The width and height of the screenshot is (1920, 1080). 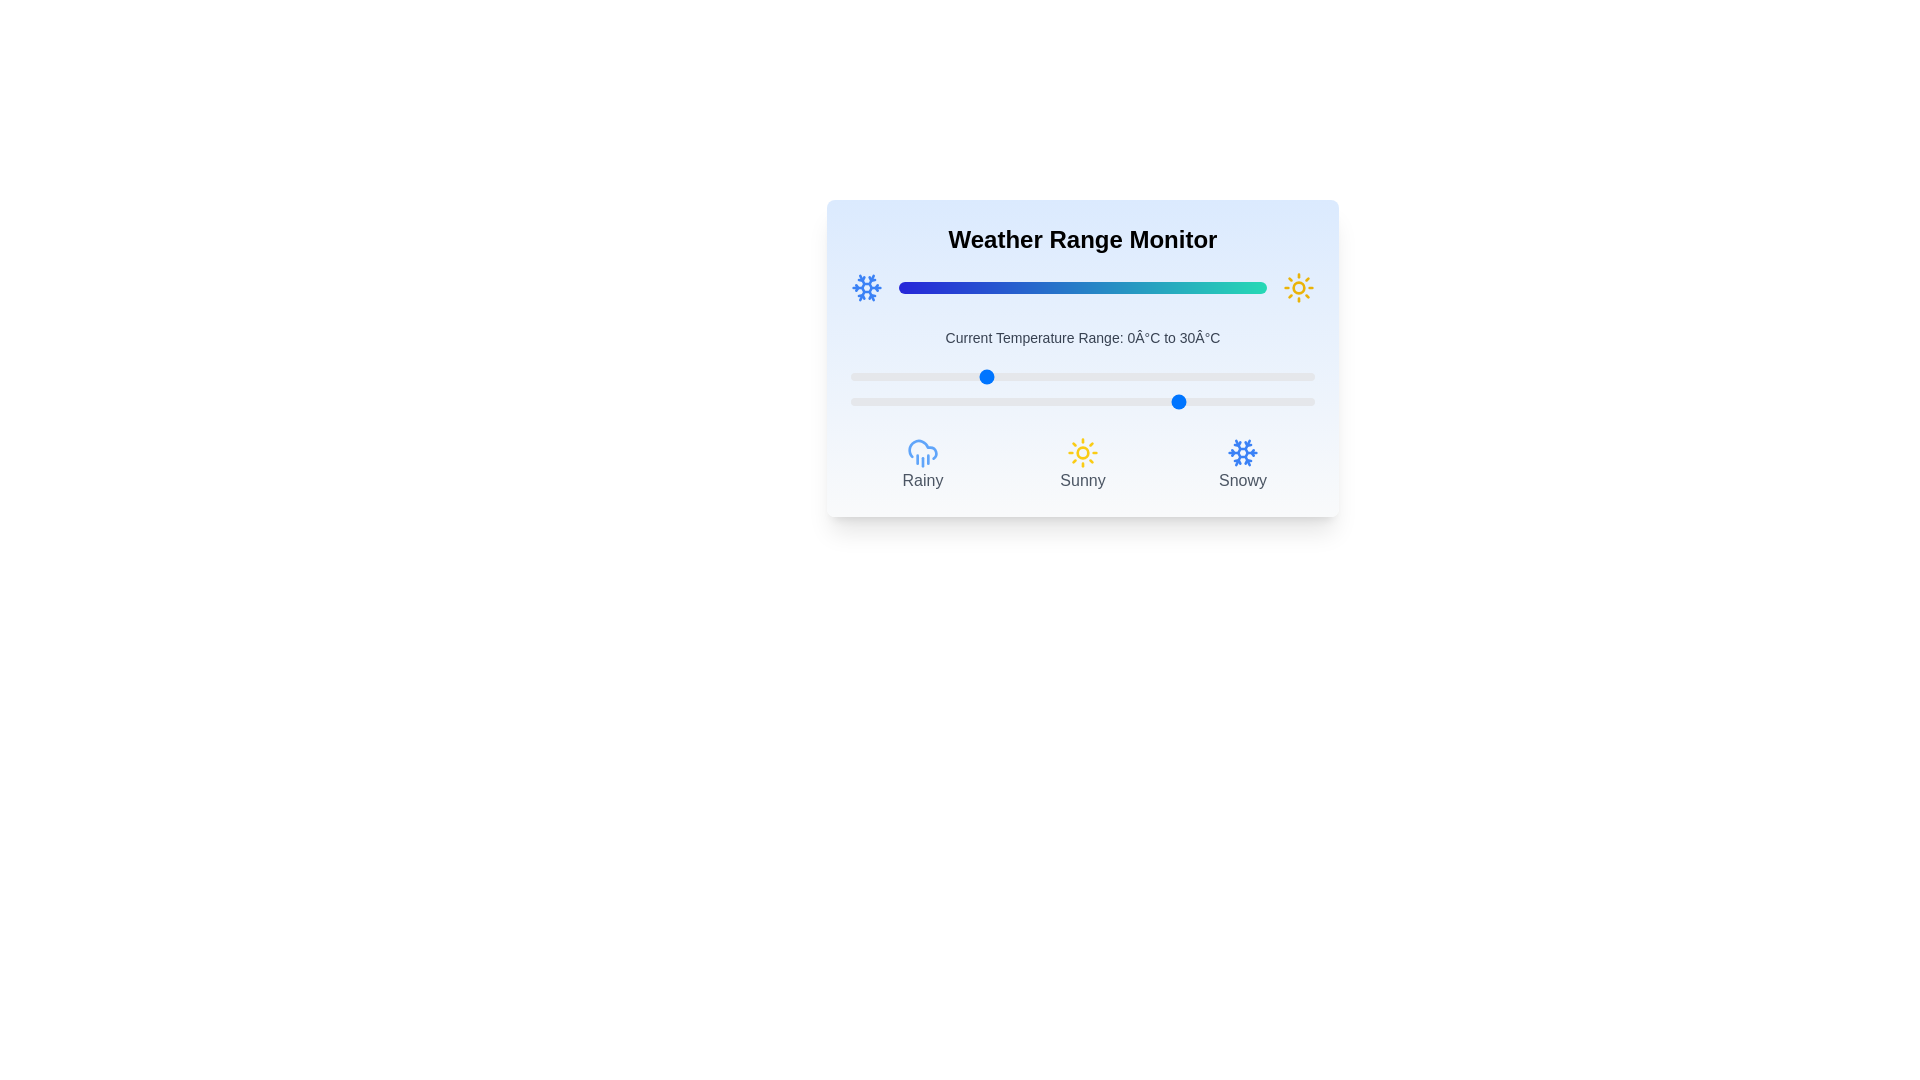 What do you see at coordinates (1242, 452) in the screenshot?
I see `the prominent blue snowflake icon located in the bottom-right corner of the weather display card, which is part of a set of weather icons and positioned above the 'Snowy' label` at bounding box center [1242, 452].